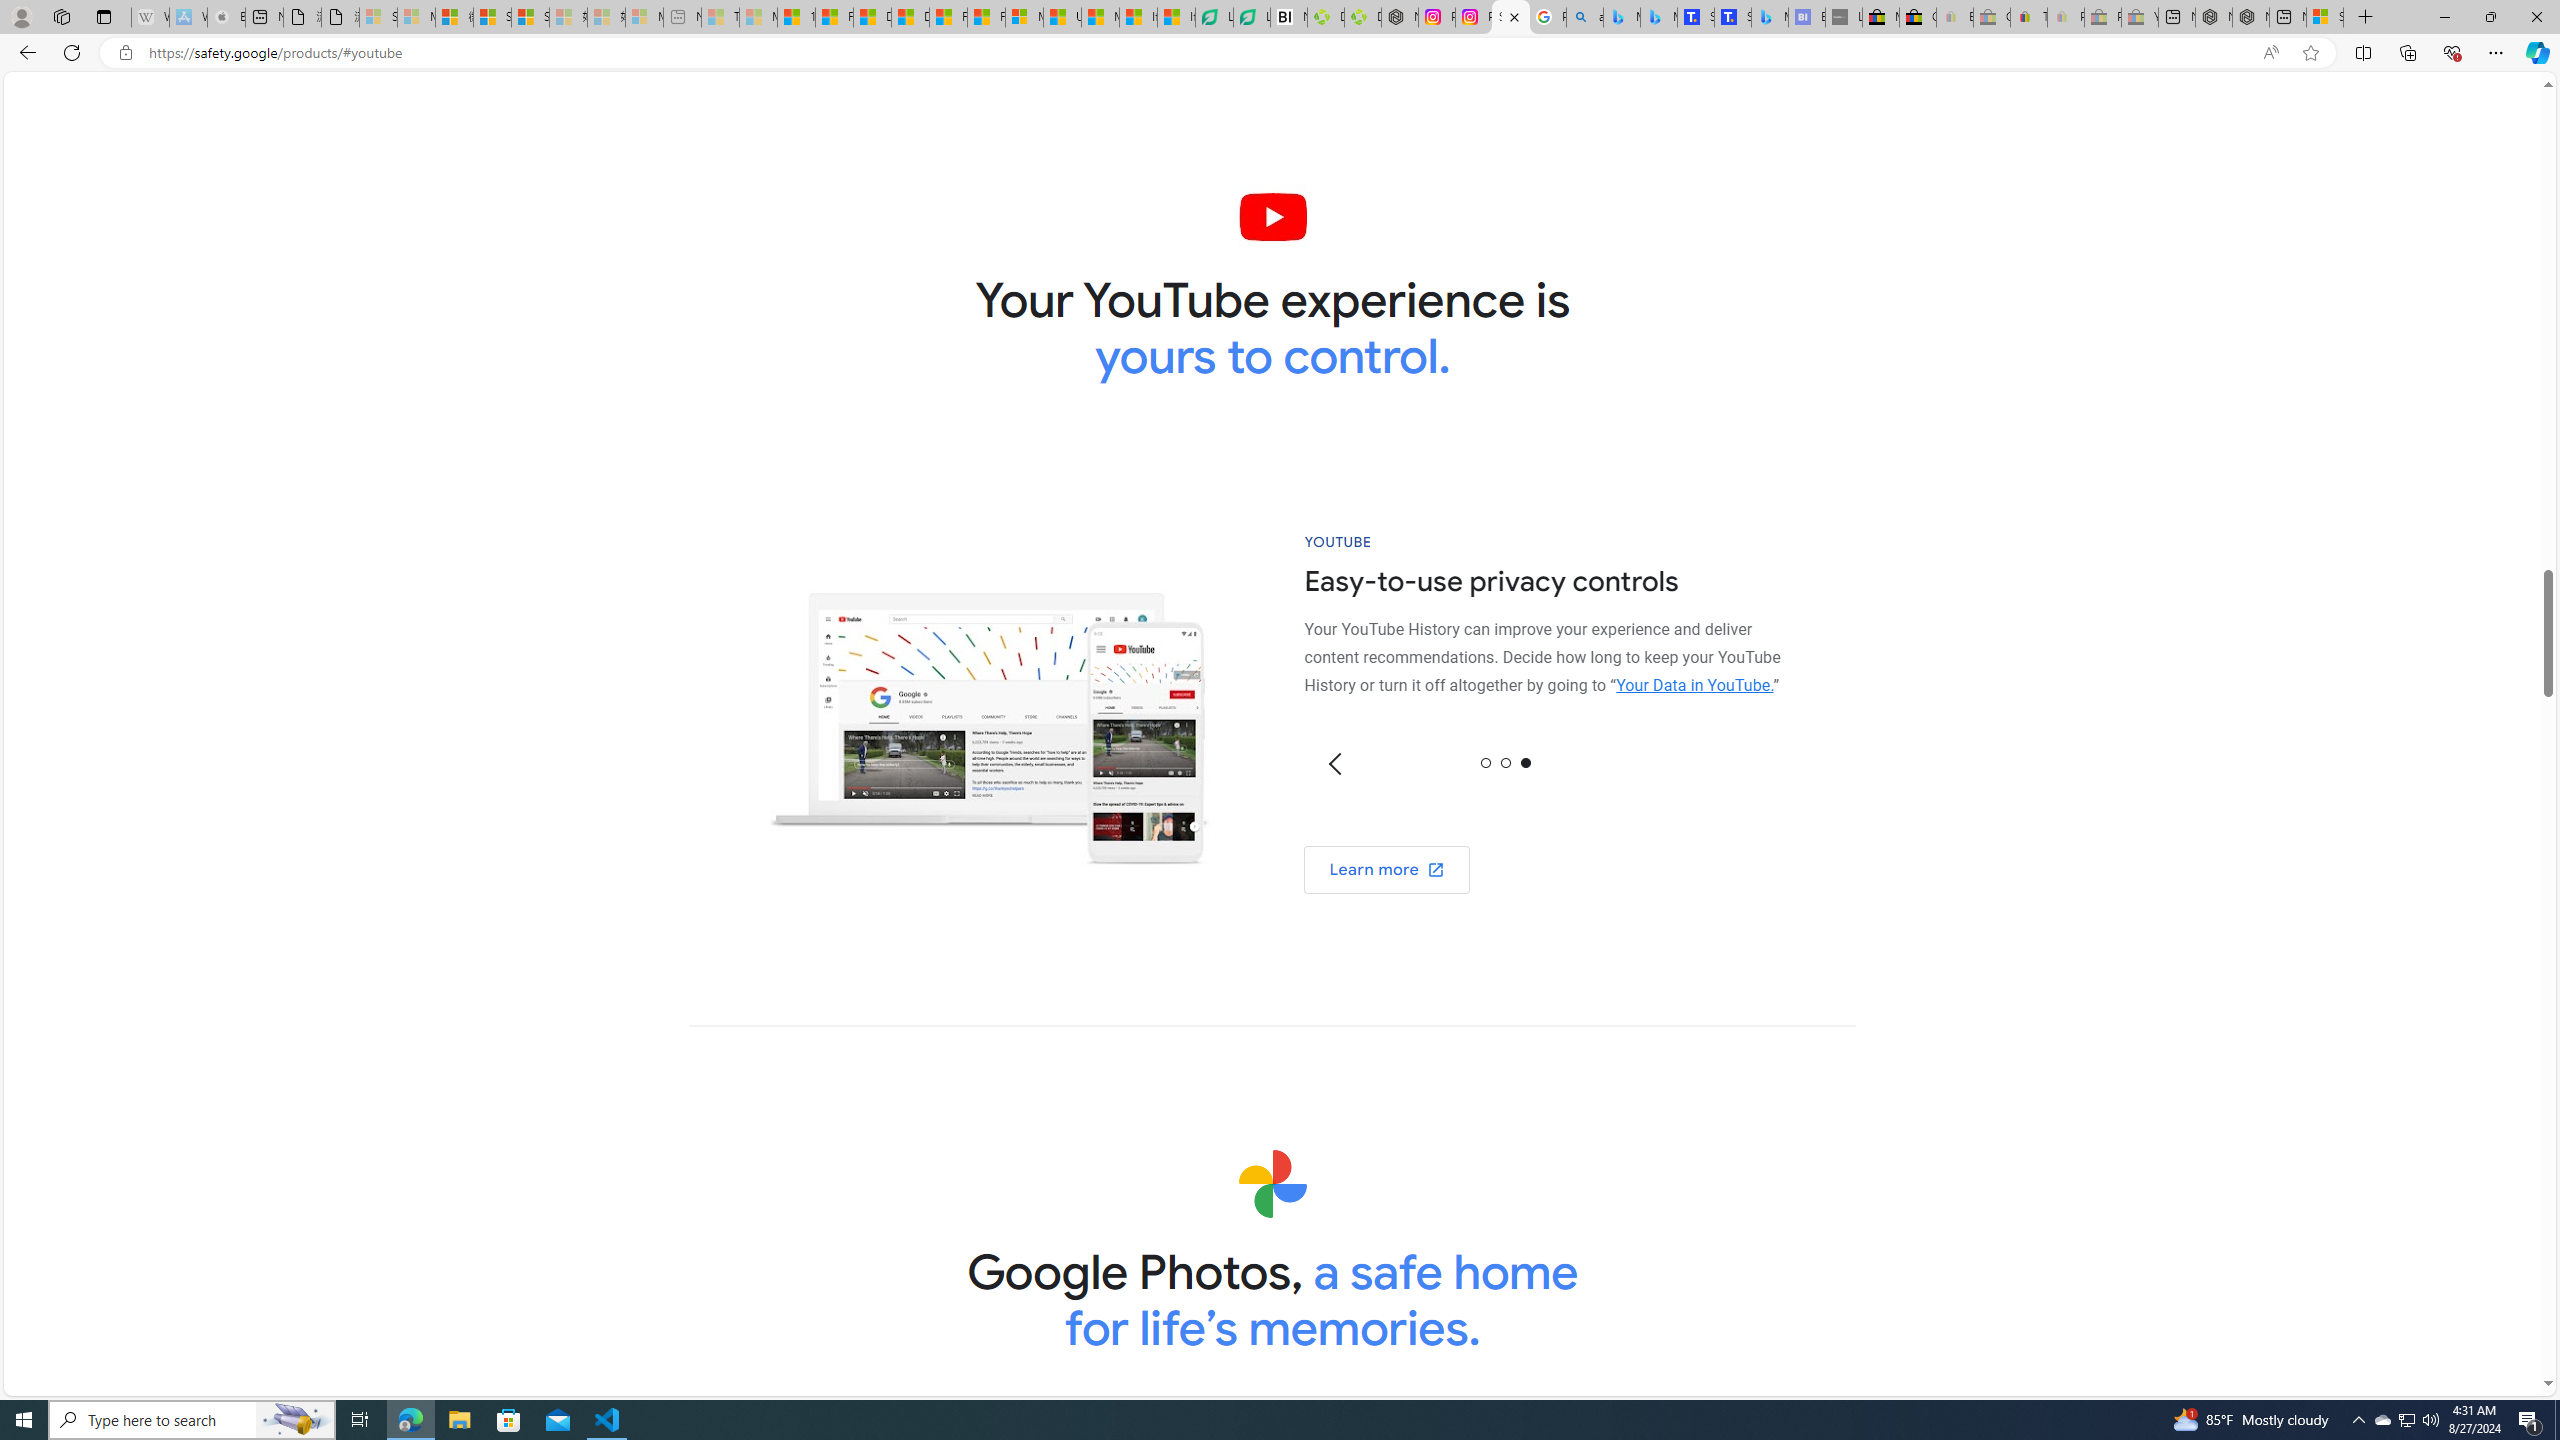  Describe the element at coordinates (415, 16) in the screenshot. I see `'Microsoft Services Agreement - Sleeping'` at that location.